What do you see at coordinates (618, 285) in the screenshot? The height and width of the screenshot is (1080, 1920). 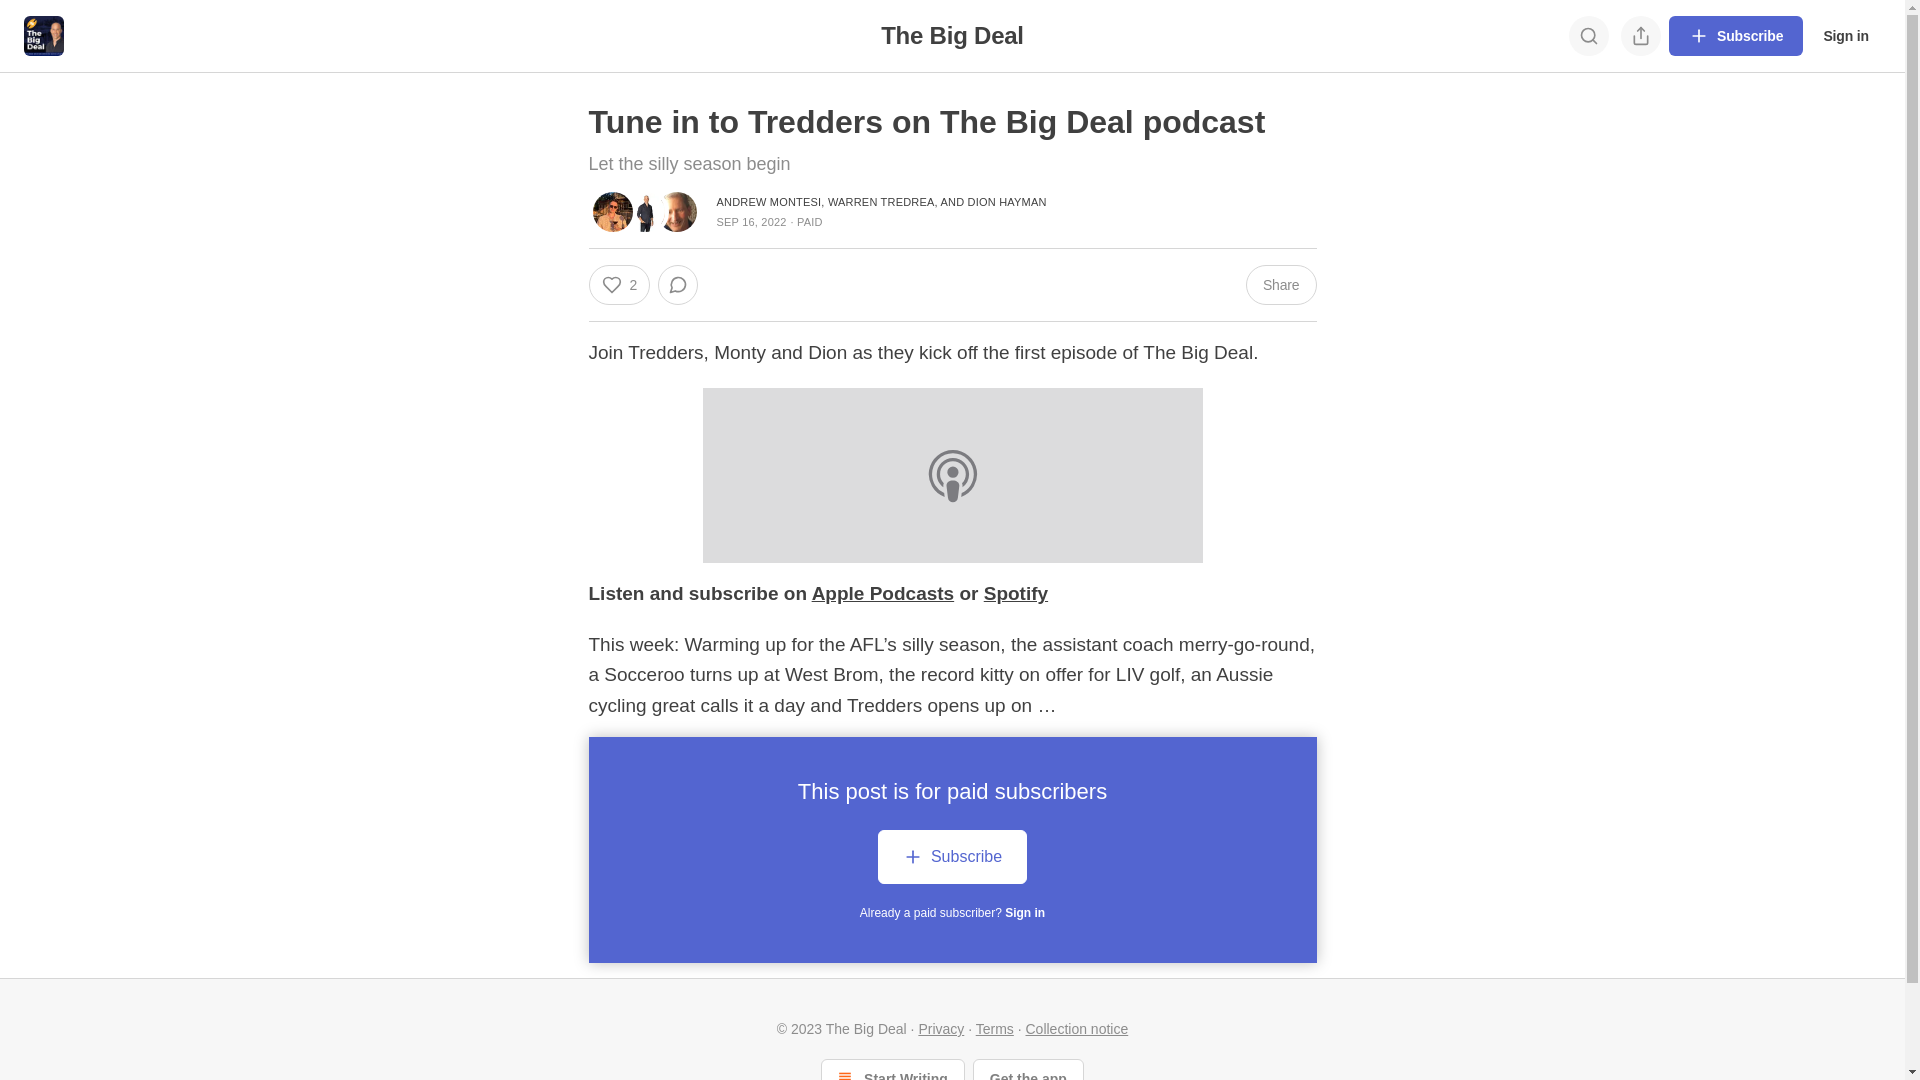 I see `'2'` at bounding box center [618, 285].